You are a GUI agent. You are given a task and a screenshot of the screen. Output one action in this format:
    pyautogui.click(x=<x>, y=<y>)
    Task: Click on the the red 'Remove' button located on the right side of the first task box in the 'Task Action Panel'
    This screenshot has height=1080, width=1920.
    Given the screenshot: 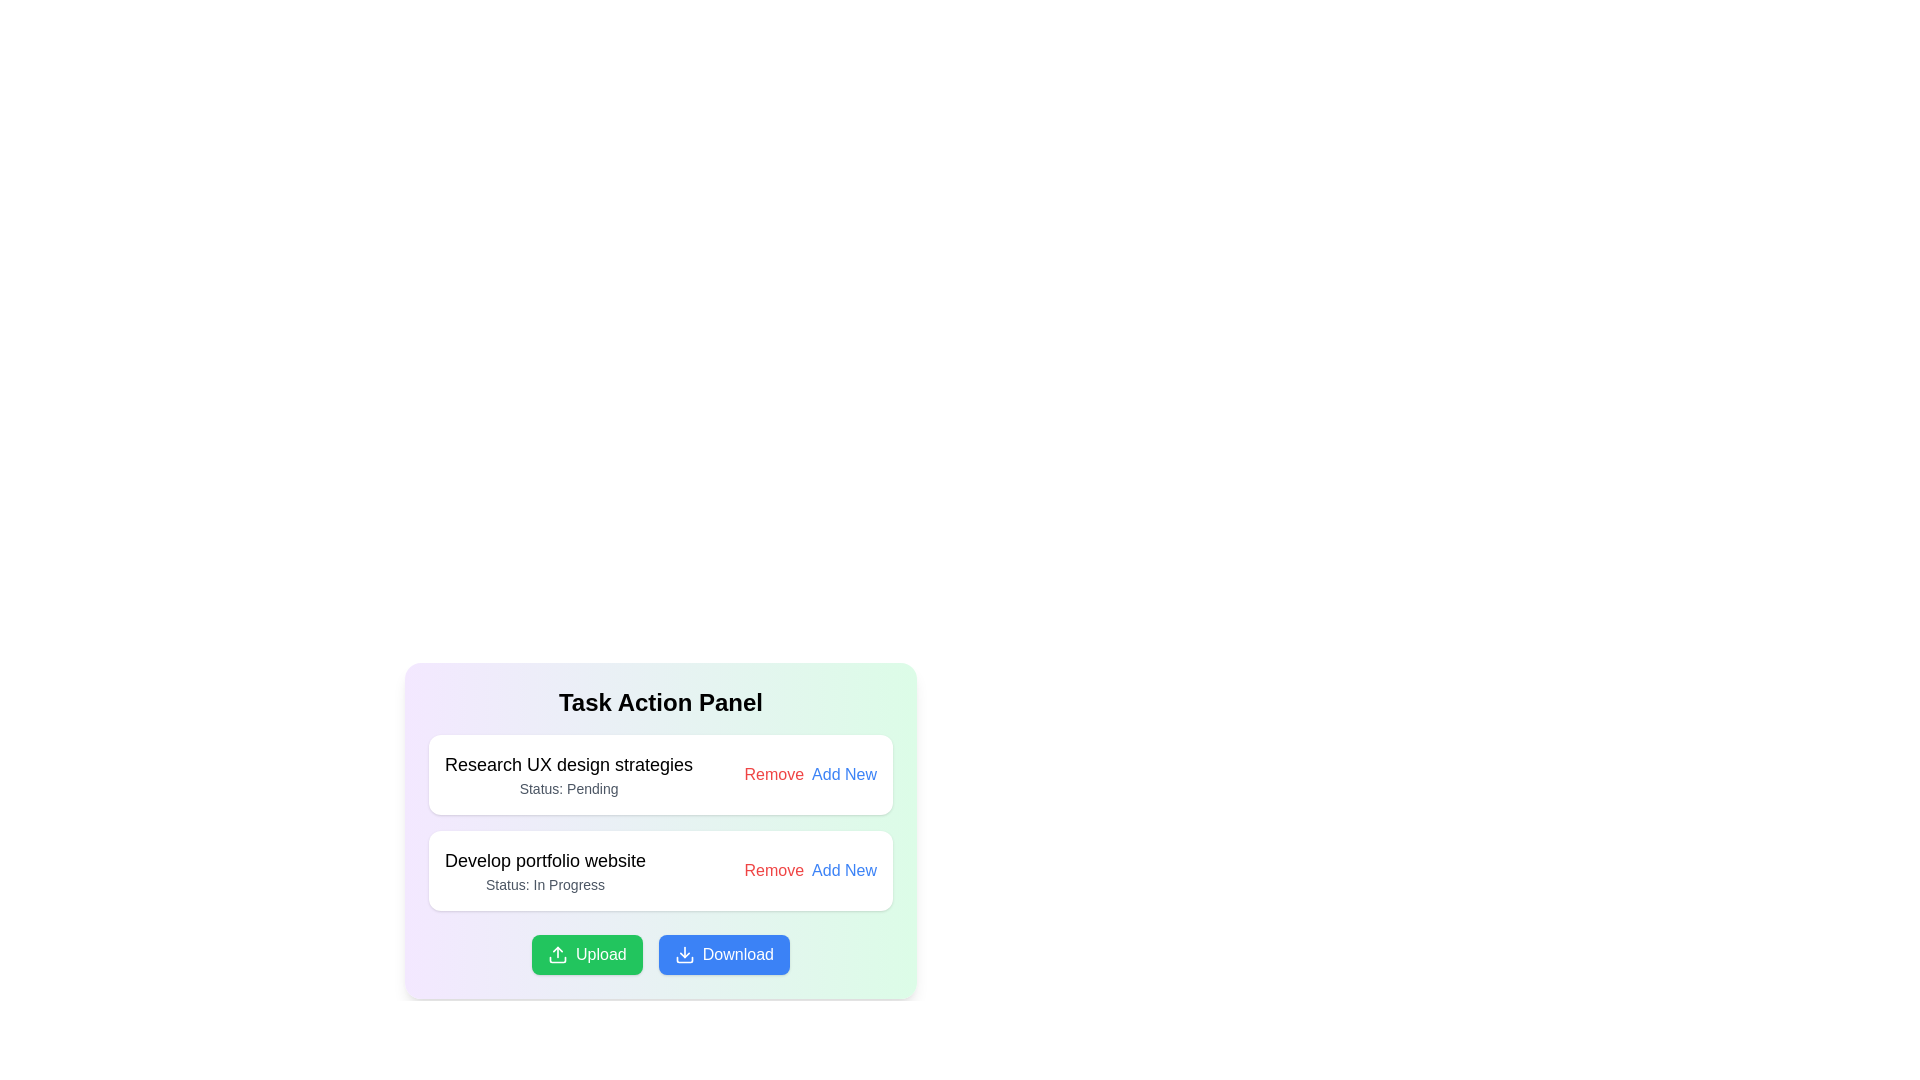 What is the action you would take?
    pyautogui.click(x=773, y=774)
    